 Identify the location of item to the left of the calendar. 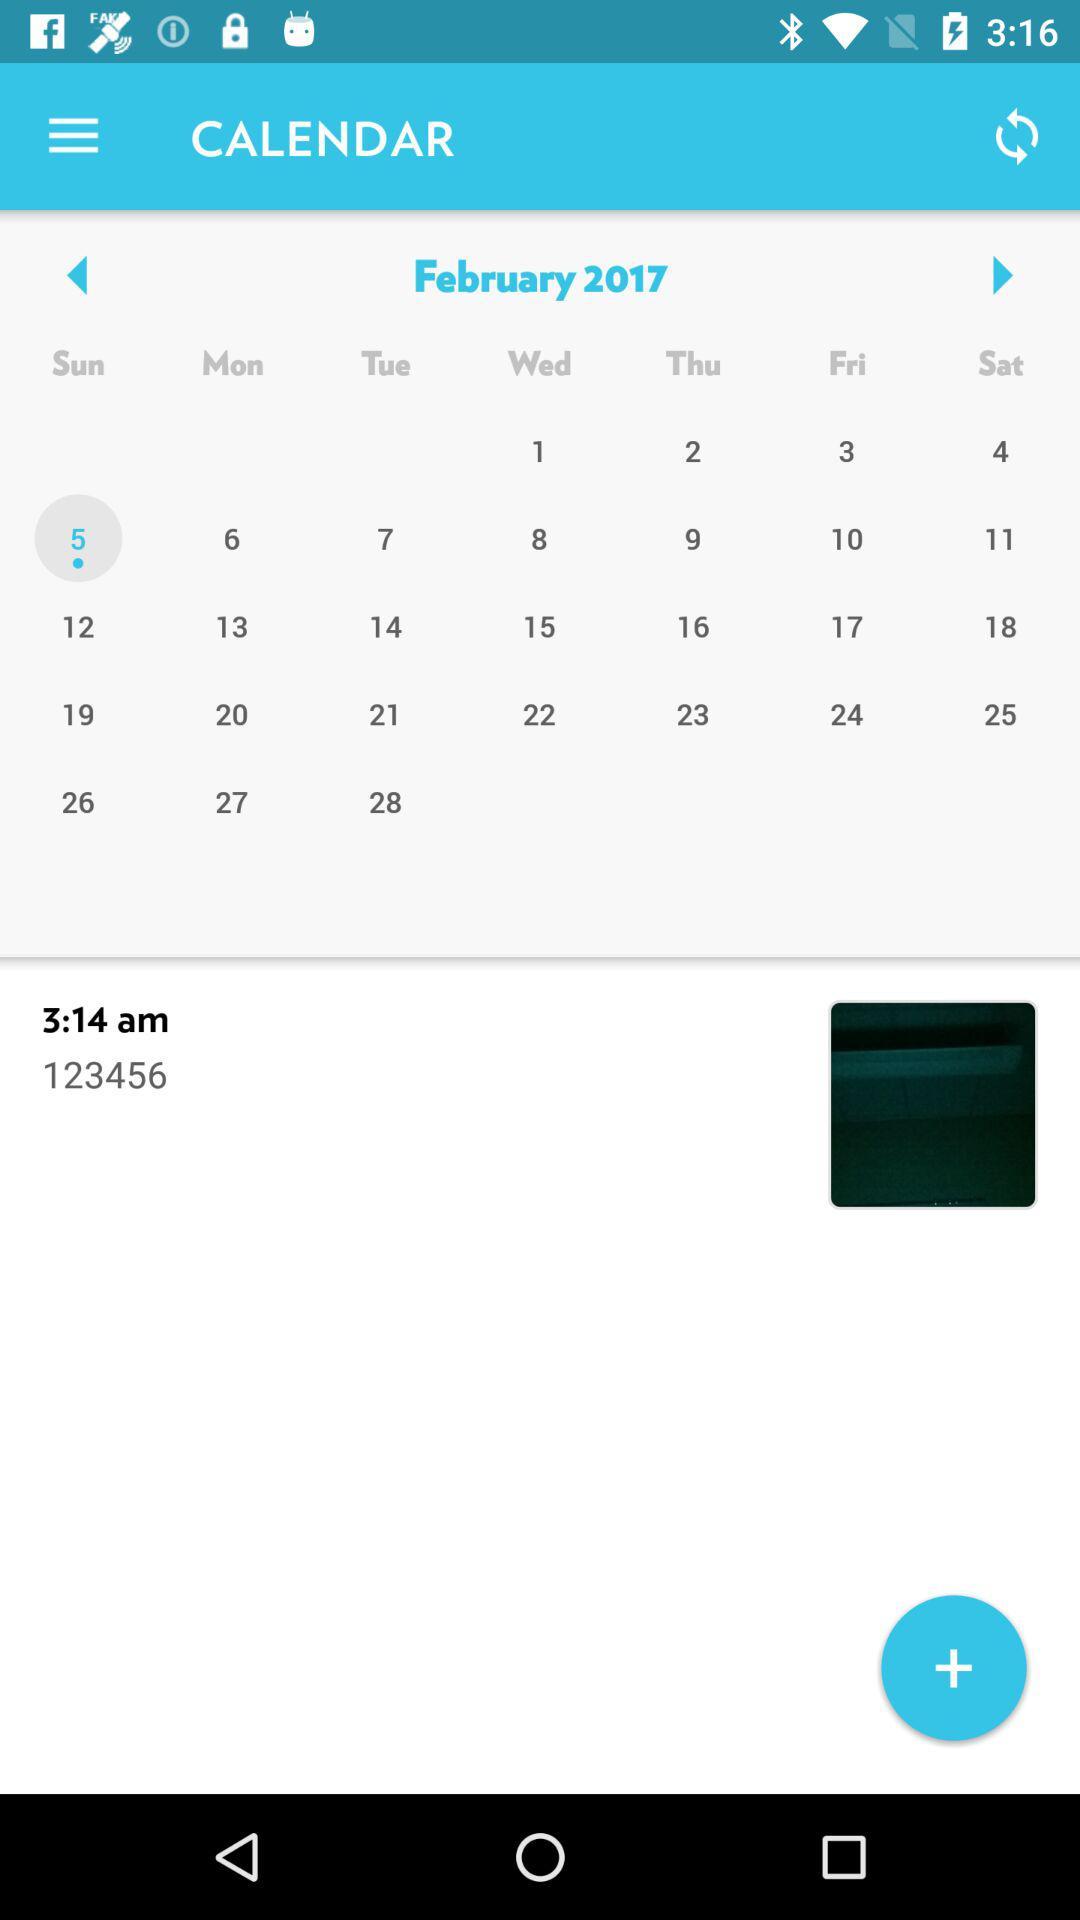
(72, 135).